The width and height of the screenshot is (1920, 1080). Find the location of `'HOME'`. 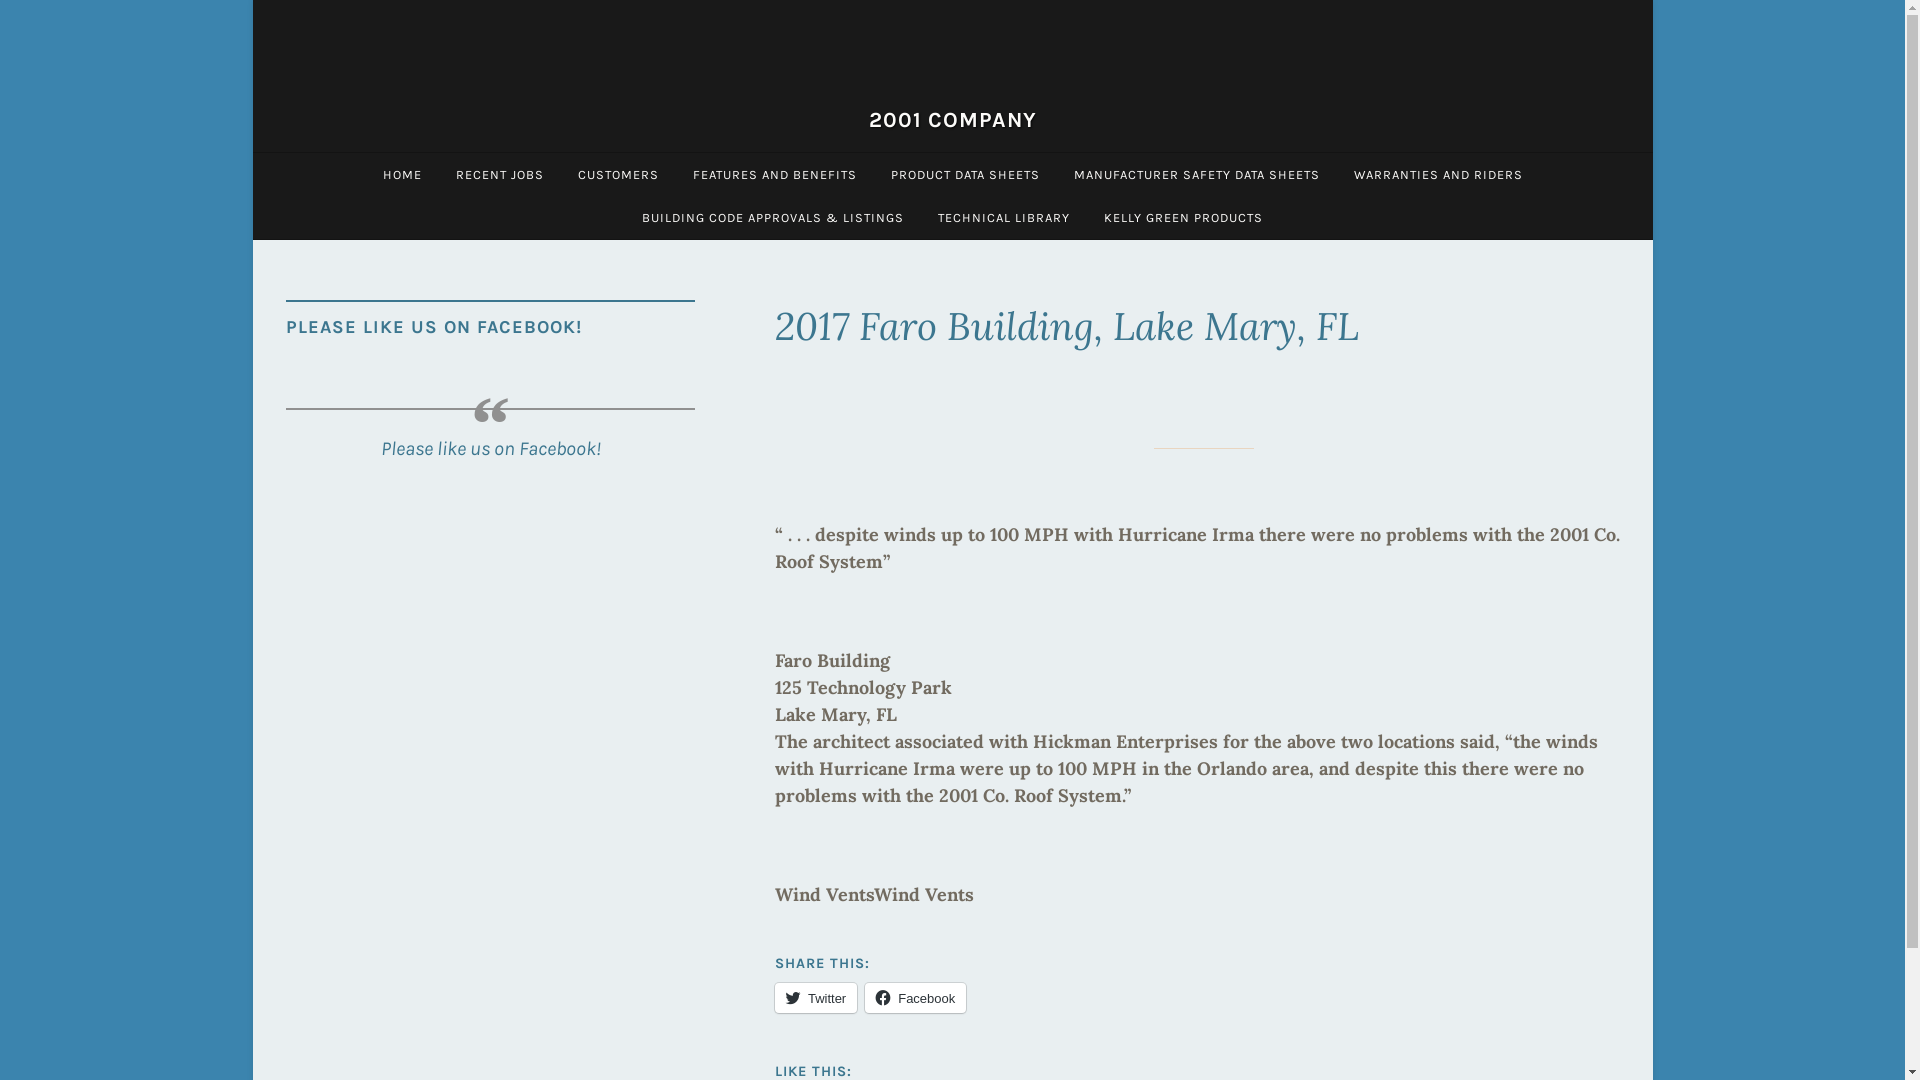

'HOME' is located at coordinates (401, 173).